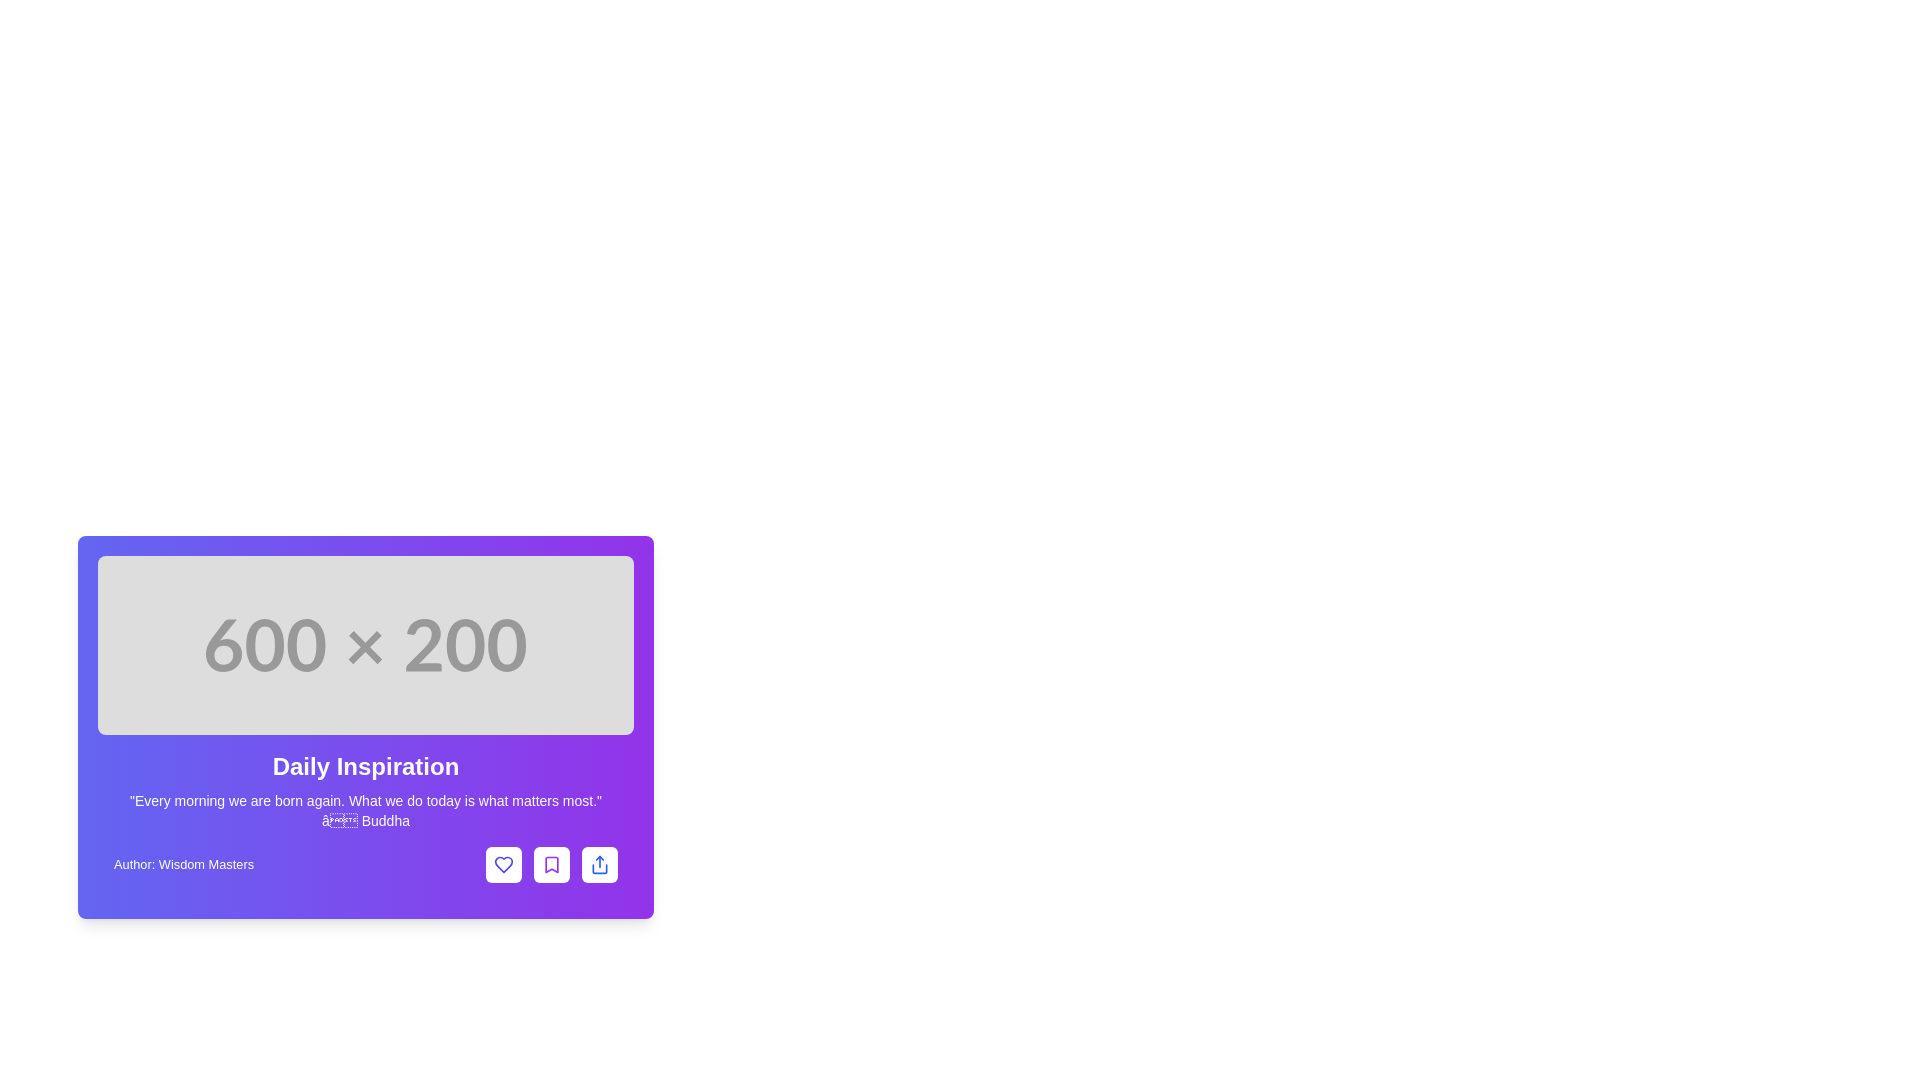 Image resolution: width=1920 pixels, height=1080 pixels. What do you see at coordinates (504, 863) in the screenshot?
I see `the heart-shaped icon button located in the bottom right section of the card-like interface to like the content` at bounding box center [504, 863].